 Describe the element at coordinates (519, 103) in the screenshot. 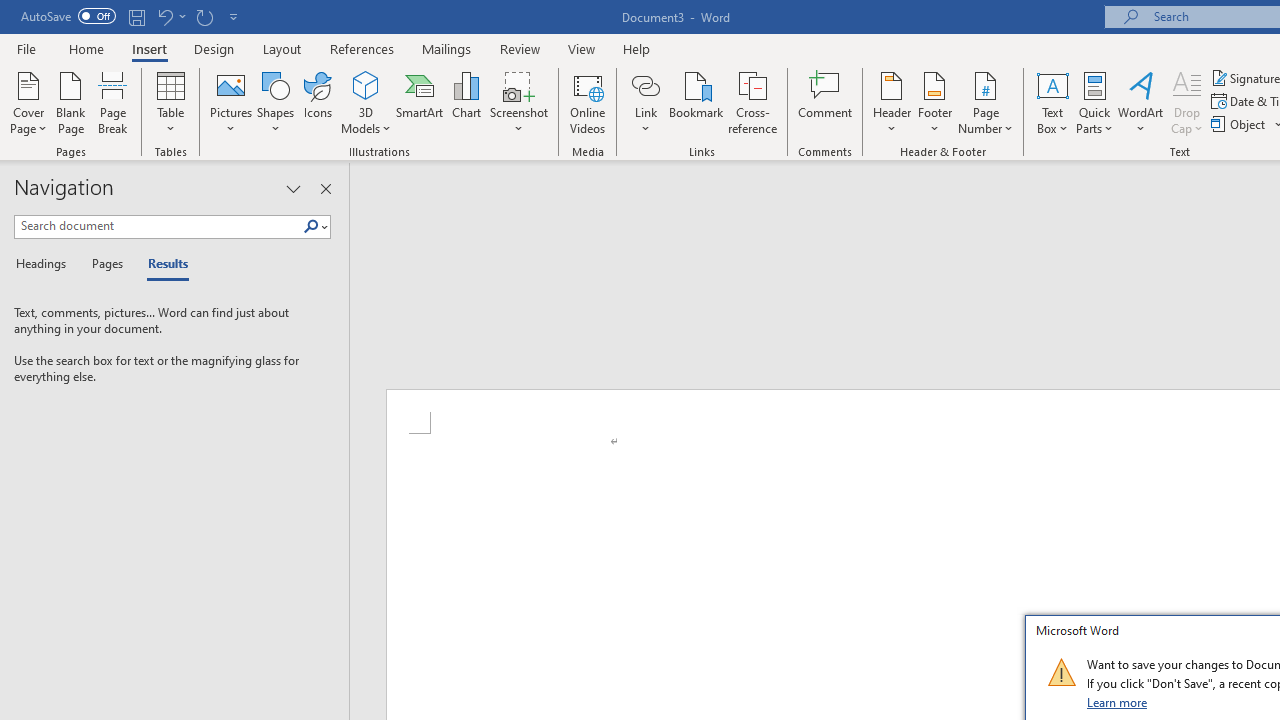

I see `'Screenshot'` at that location.